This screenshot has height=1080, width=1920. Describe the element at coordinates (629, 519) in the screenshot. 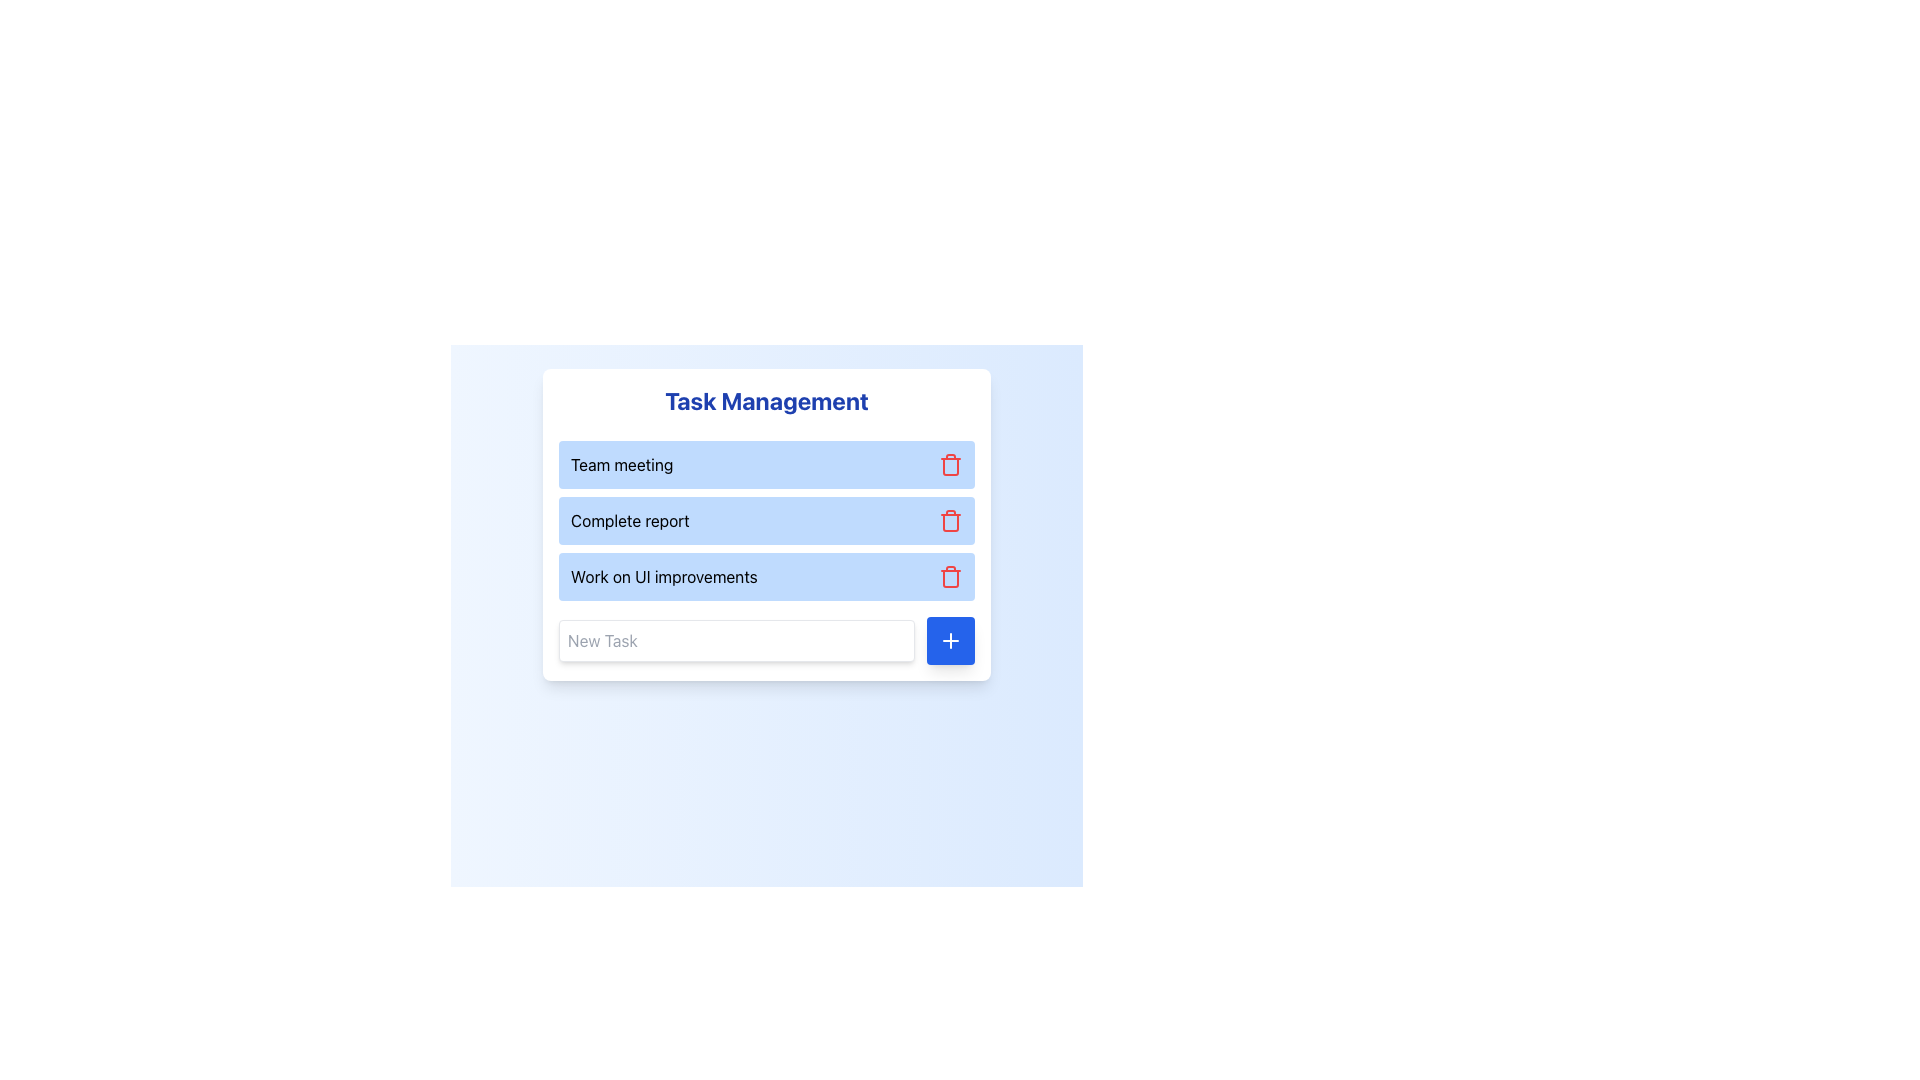

I see `the text label for the task titled 'Complete report' in the task management interface, which is the second item in a vertically aligned list of tasks` at that location.